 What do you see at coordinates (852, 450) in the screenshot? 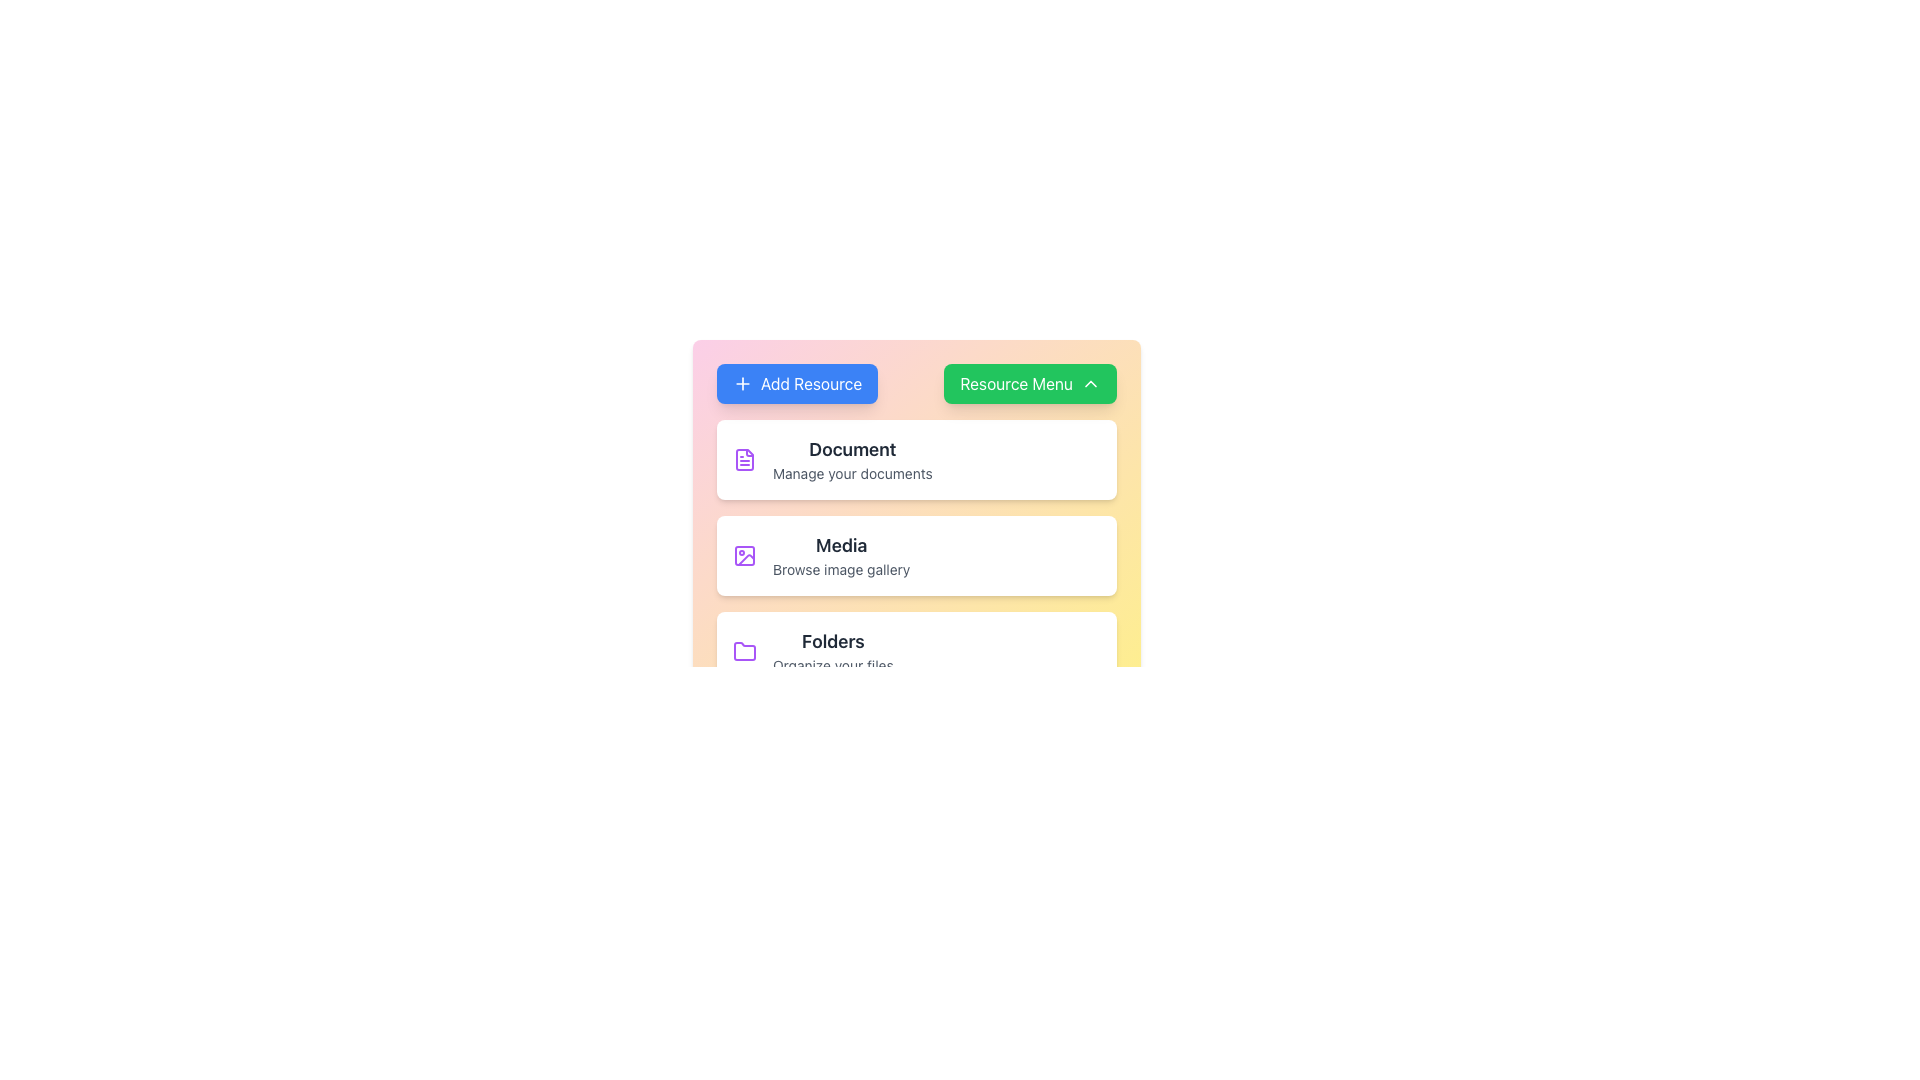
I see `the Text Label indicating 'Document' which serves as a header for the section above the text 'Manage your documents'` at bounding box center [852, 450].